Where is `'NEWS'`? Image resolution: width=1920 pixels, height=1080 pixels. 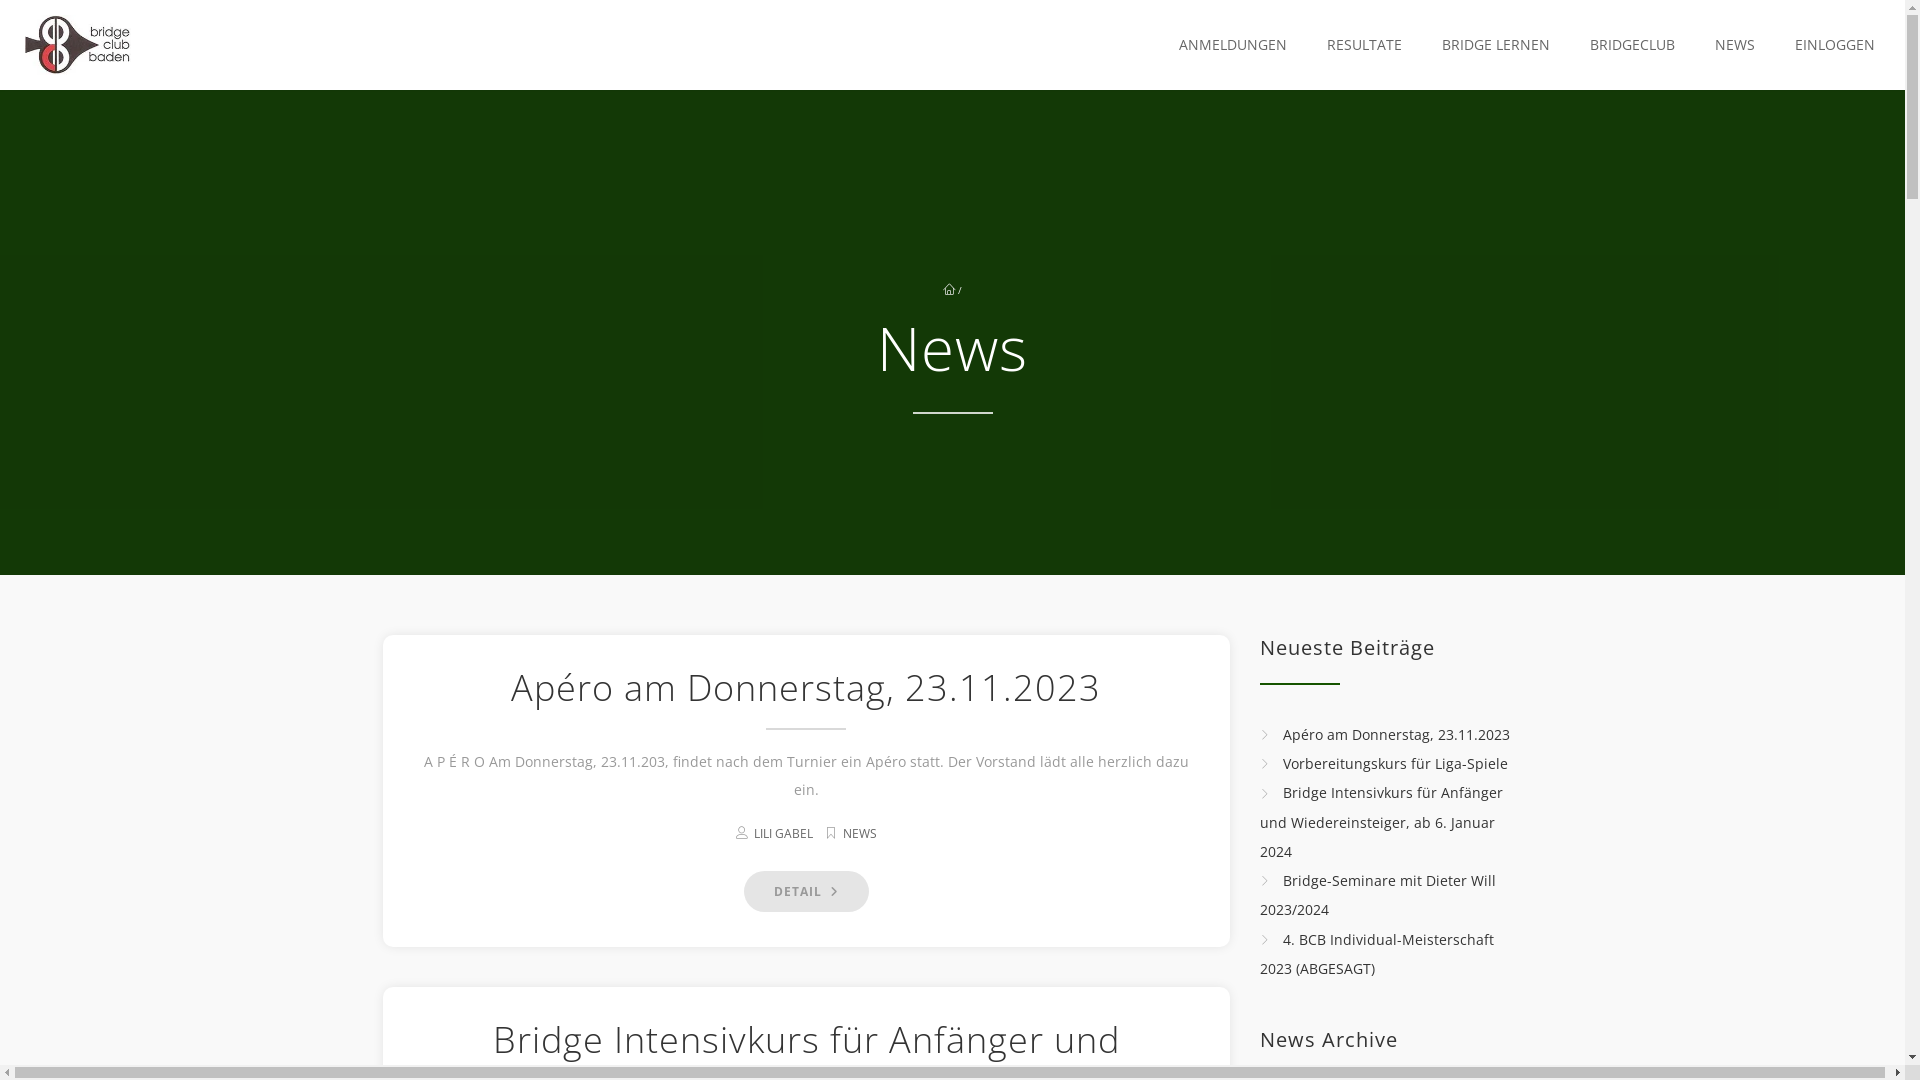
'NEWS' is located at coordinates (859, 833).